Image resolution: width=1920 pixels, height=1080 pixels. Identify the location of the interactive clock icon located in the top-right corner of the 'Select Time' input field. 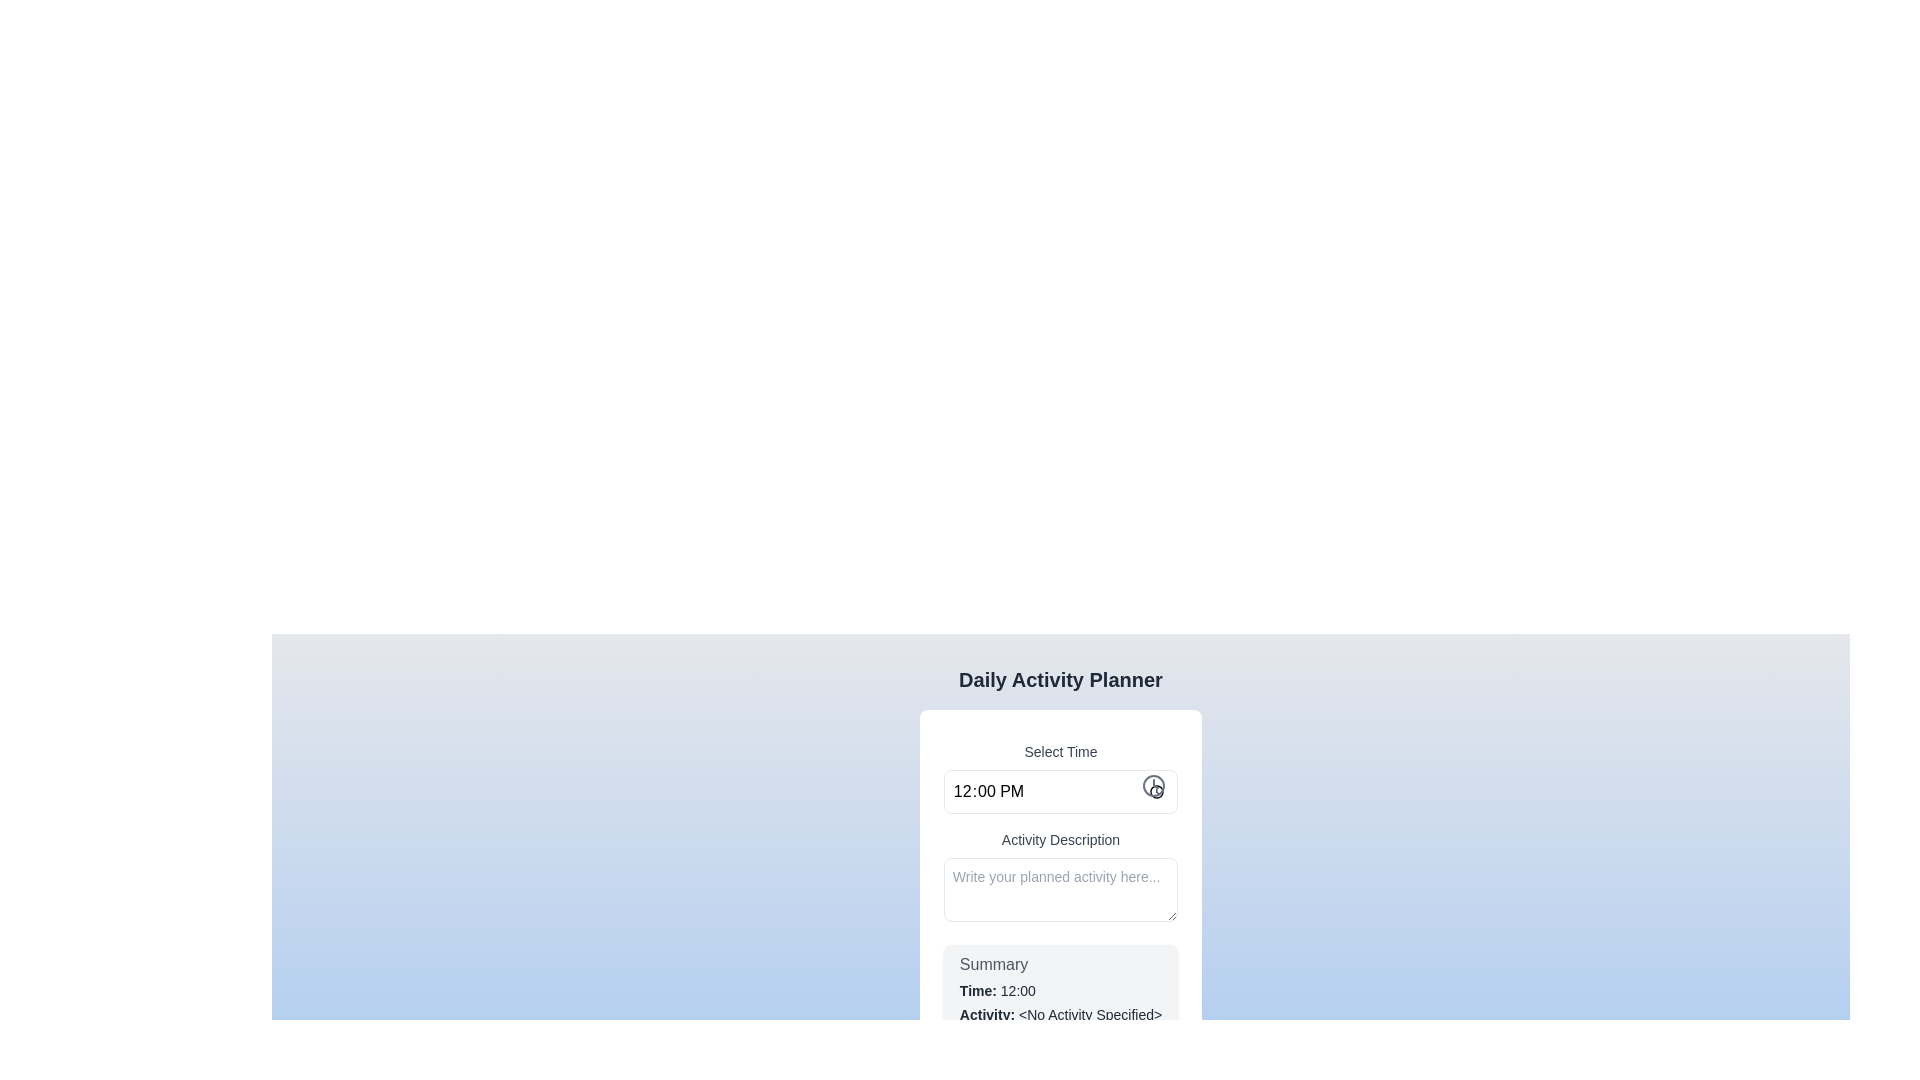
(1154, 785).